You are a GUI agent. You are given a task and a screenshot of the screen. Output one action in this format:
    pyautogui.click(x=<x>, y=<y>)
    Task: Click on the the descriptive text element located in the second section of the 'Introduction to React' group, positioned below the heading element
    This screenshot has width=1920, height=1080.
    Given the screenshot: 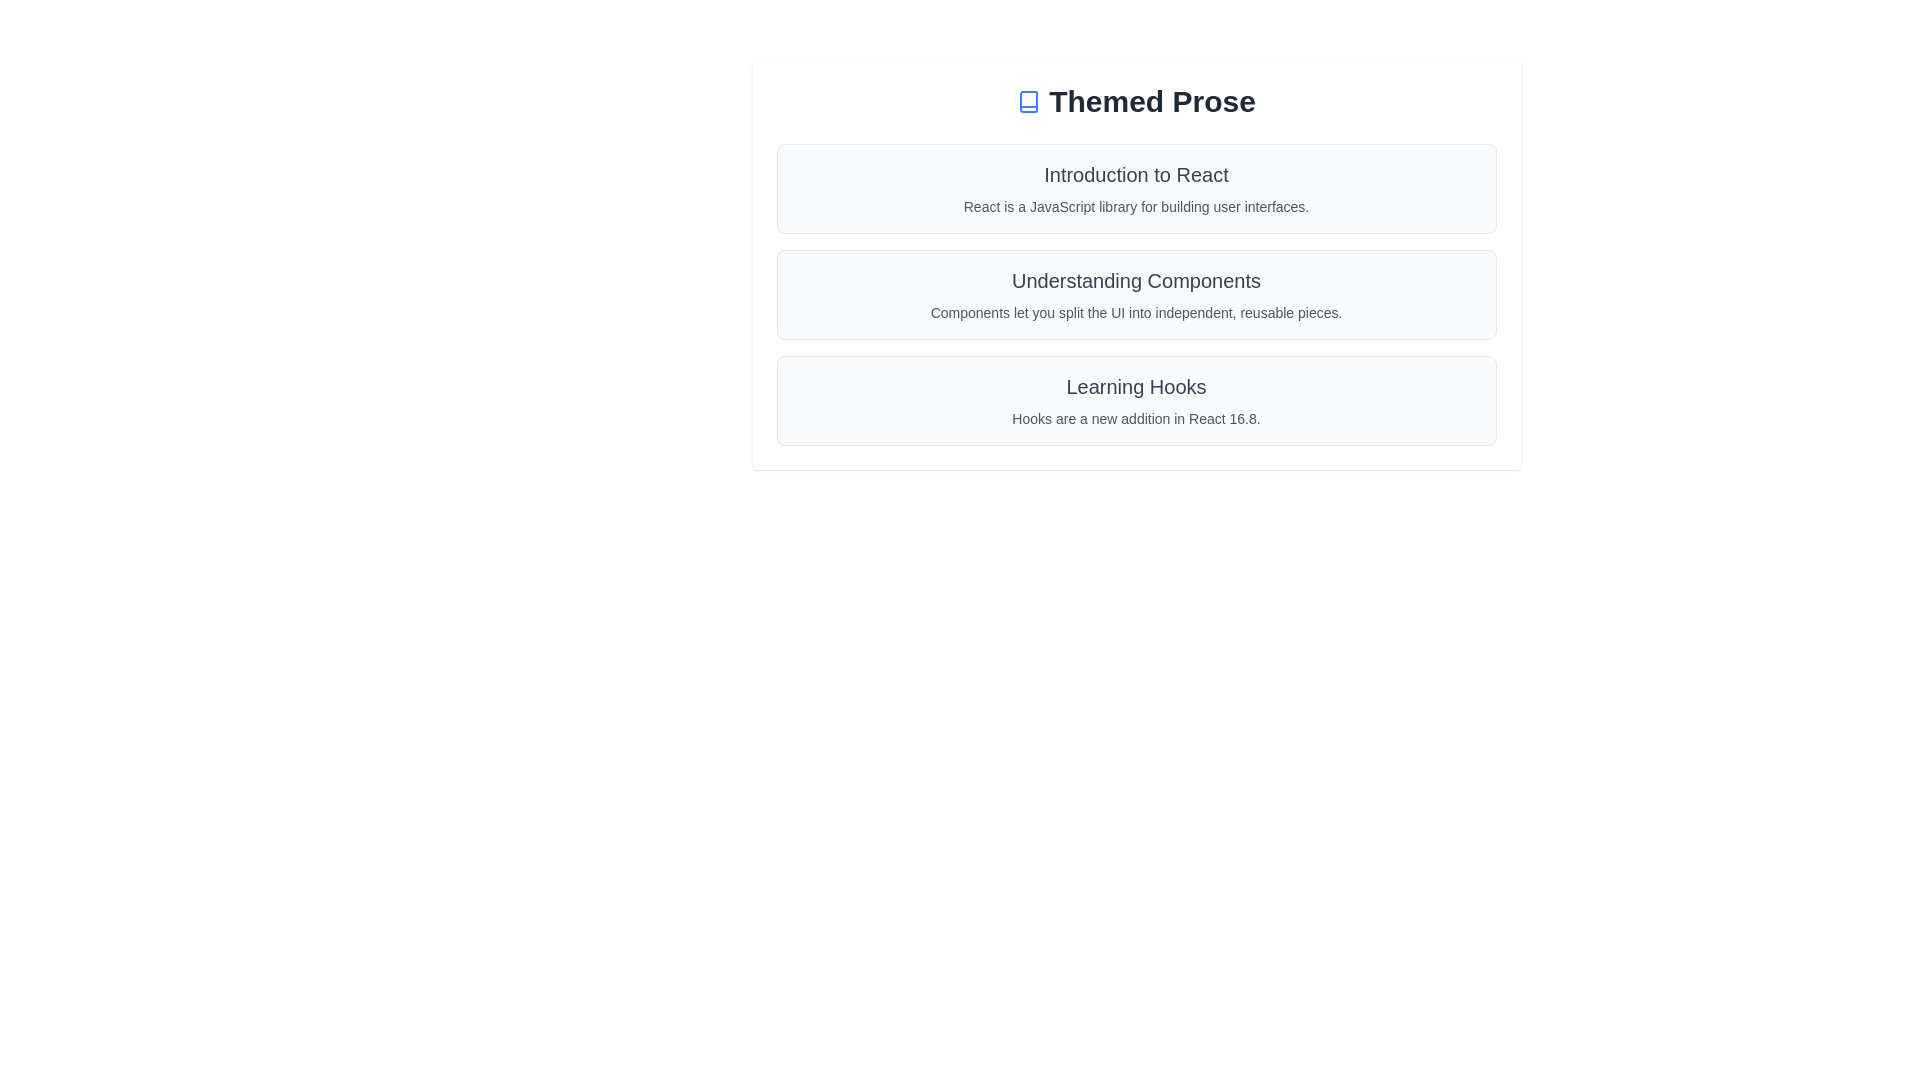 What is the action you would take?
    pyautogui.click(x=1136, y=207)
    